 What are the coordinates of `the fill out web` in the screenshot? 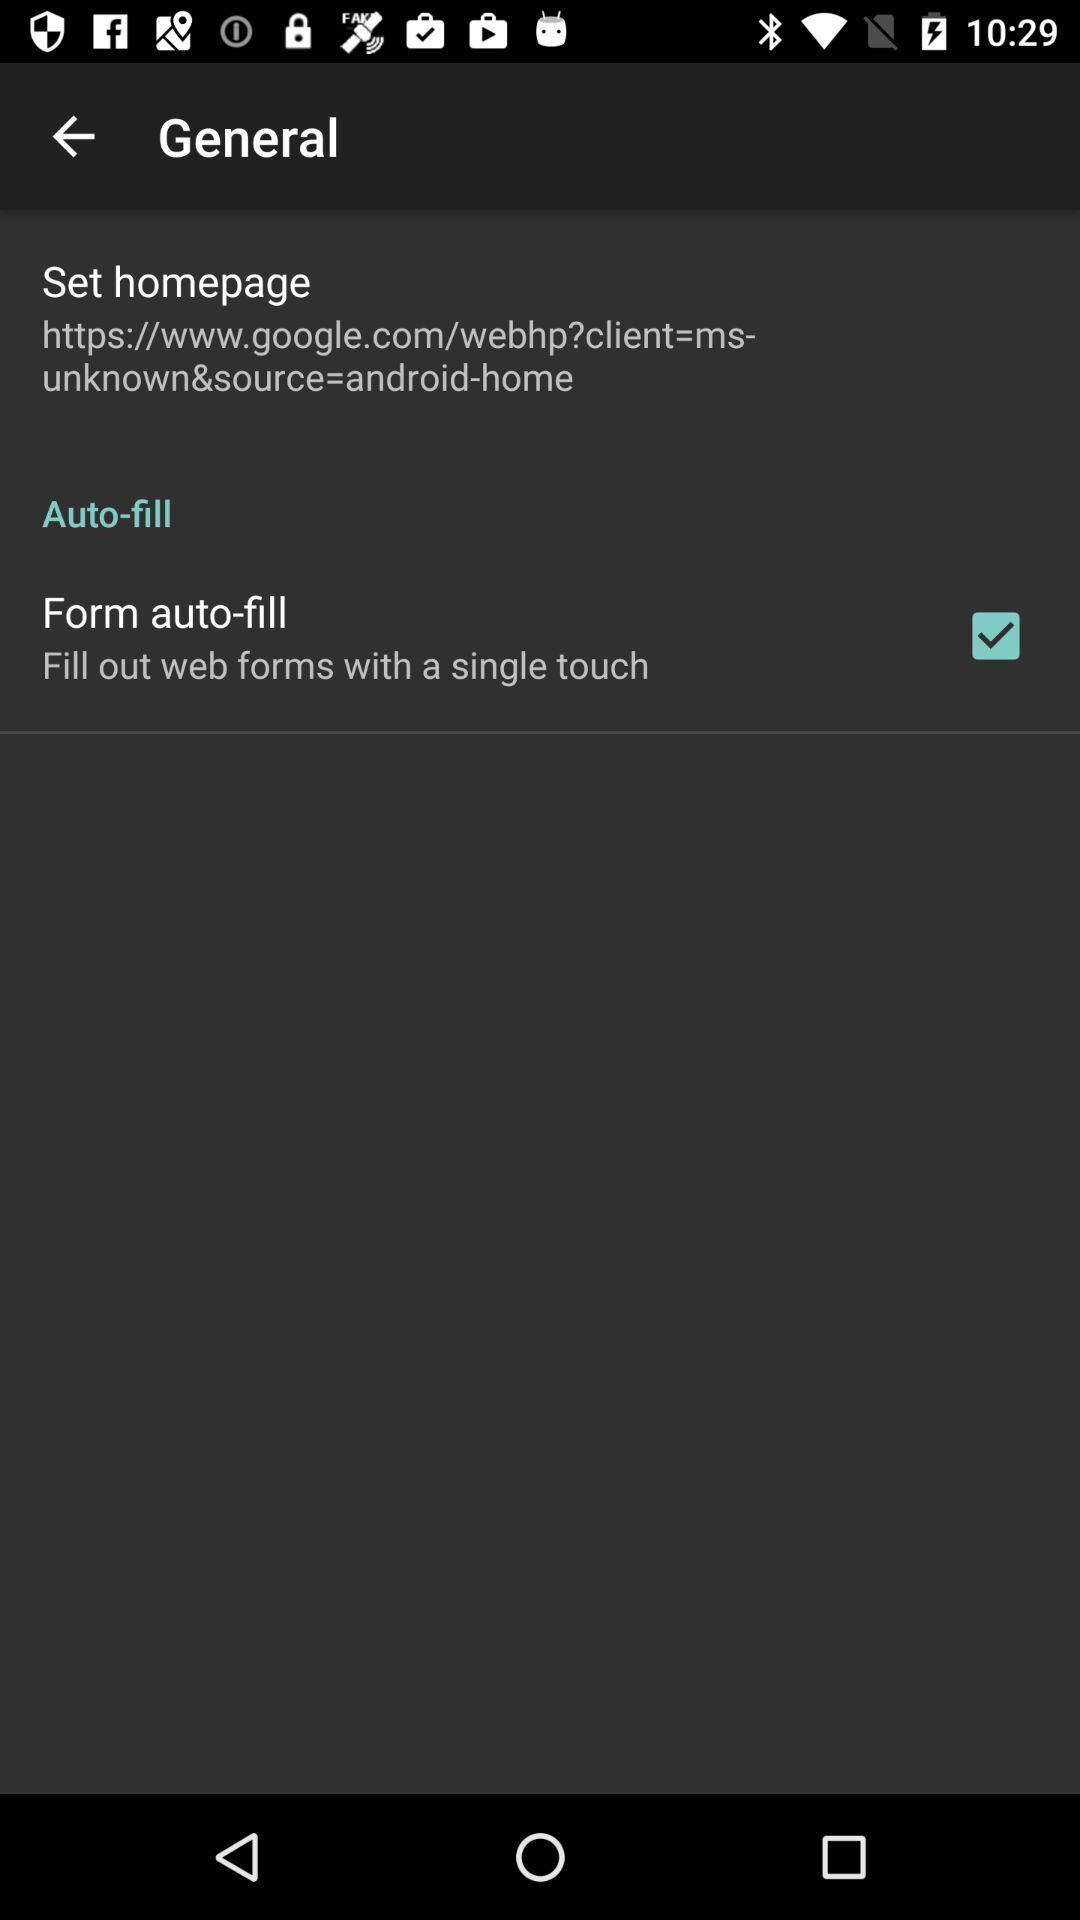 It's located at (344, 664).